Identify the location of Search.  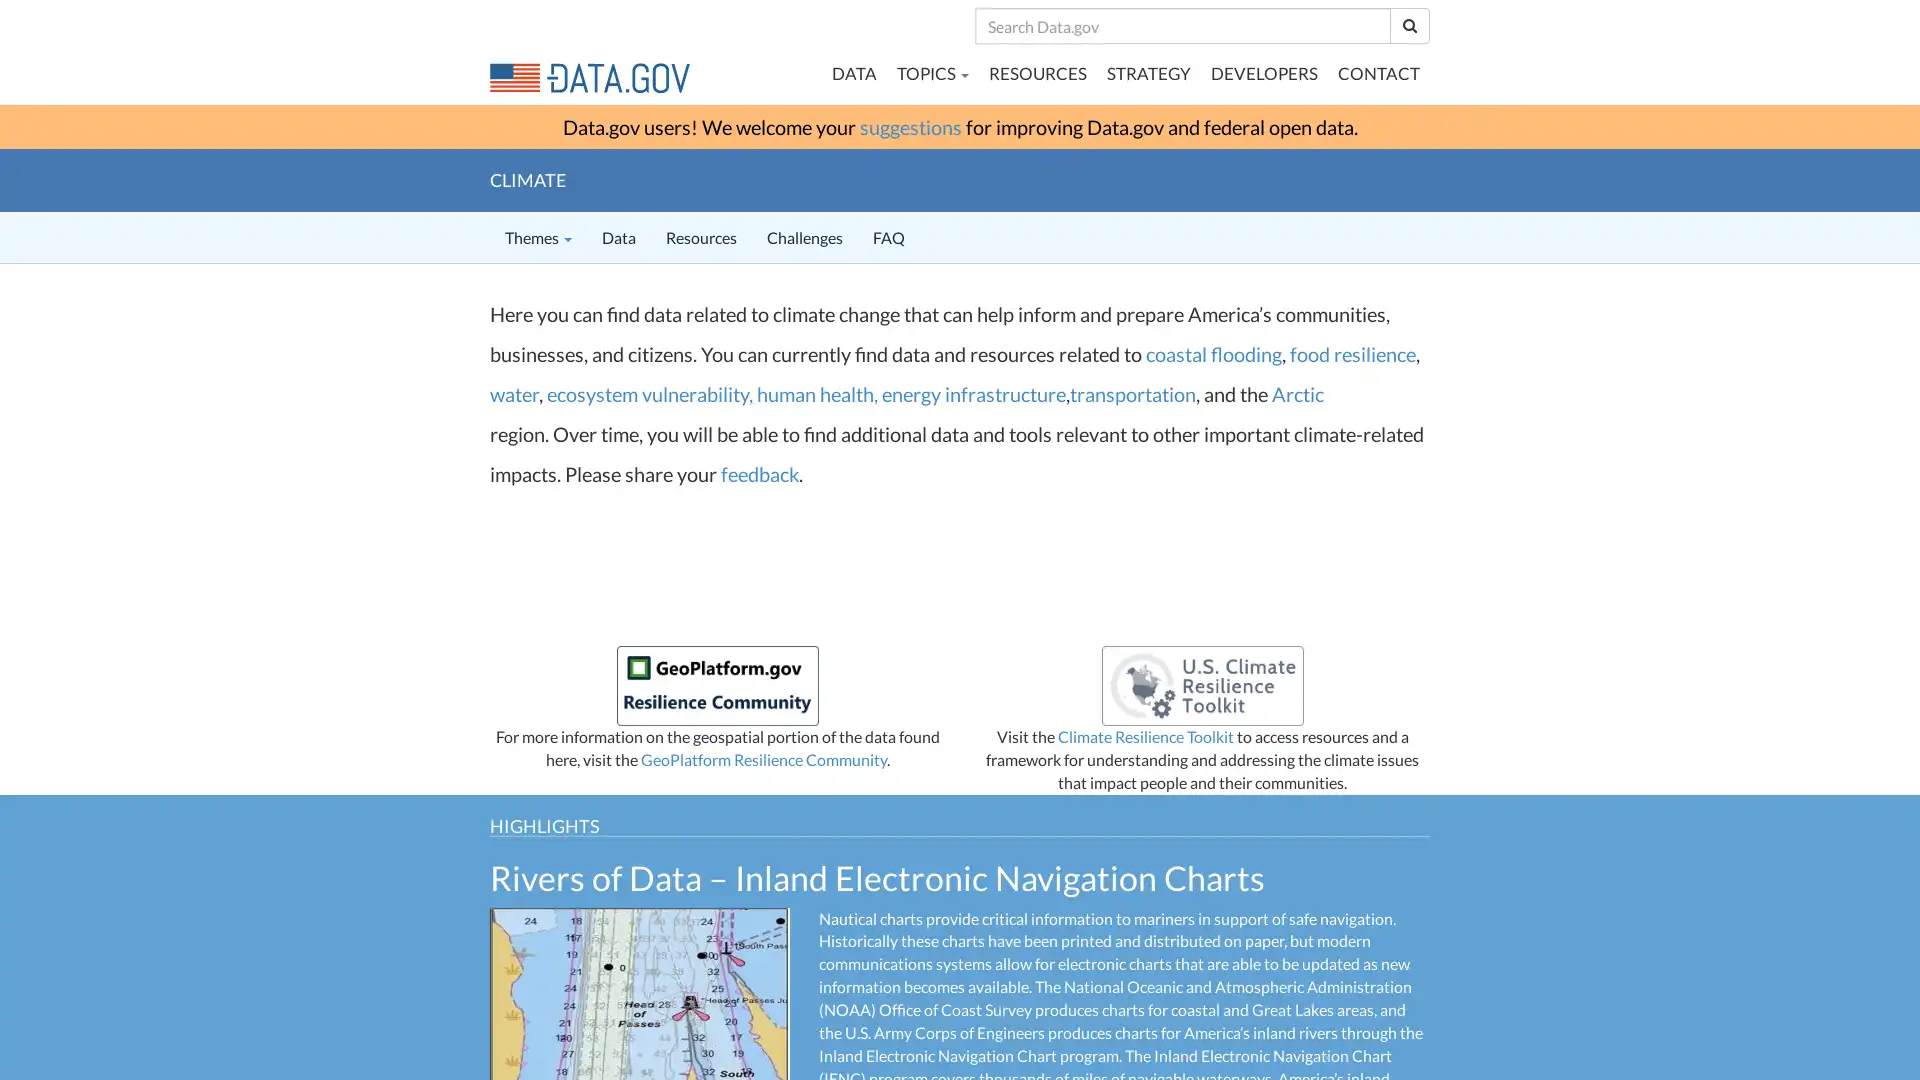
(1409, 25).